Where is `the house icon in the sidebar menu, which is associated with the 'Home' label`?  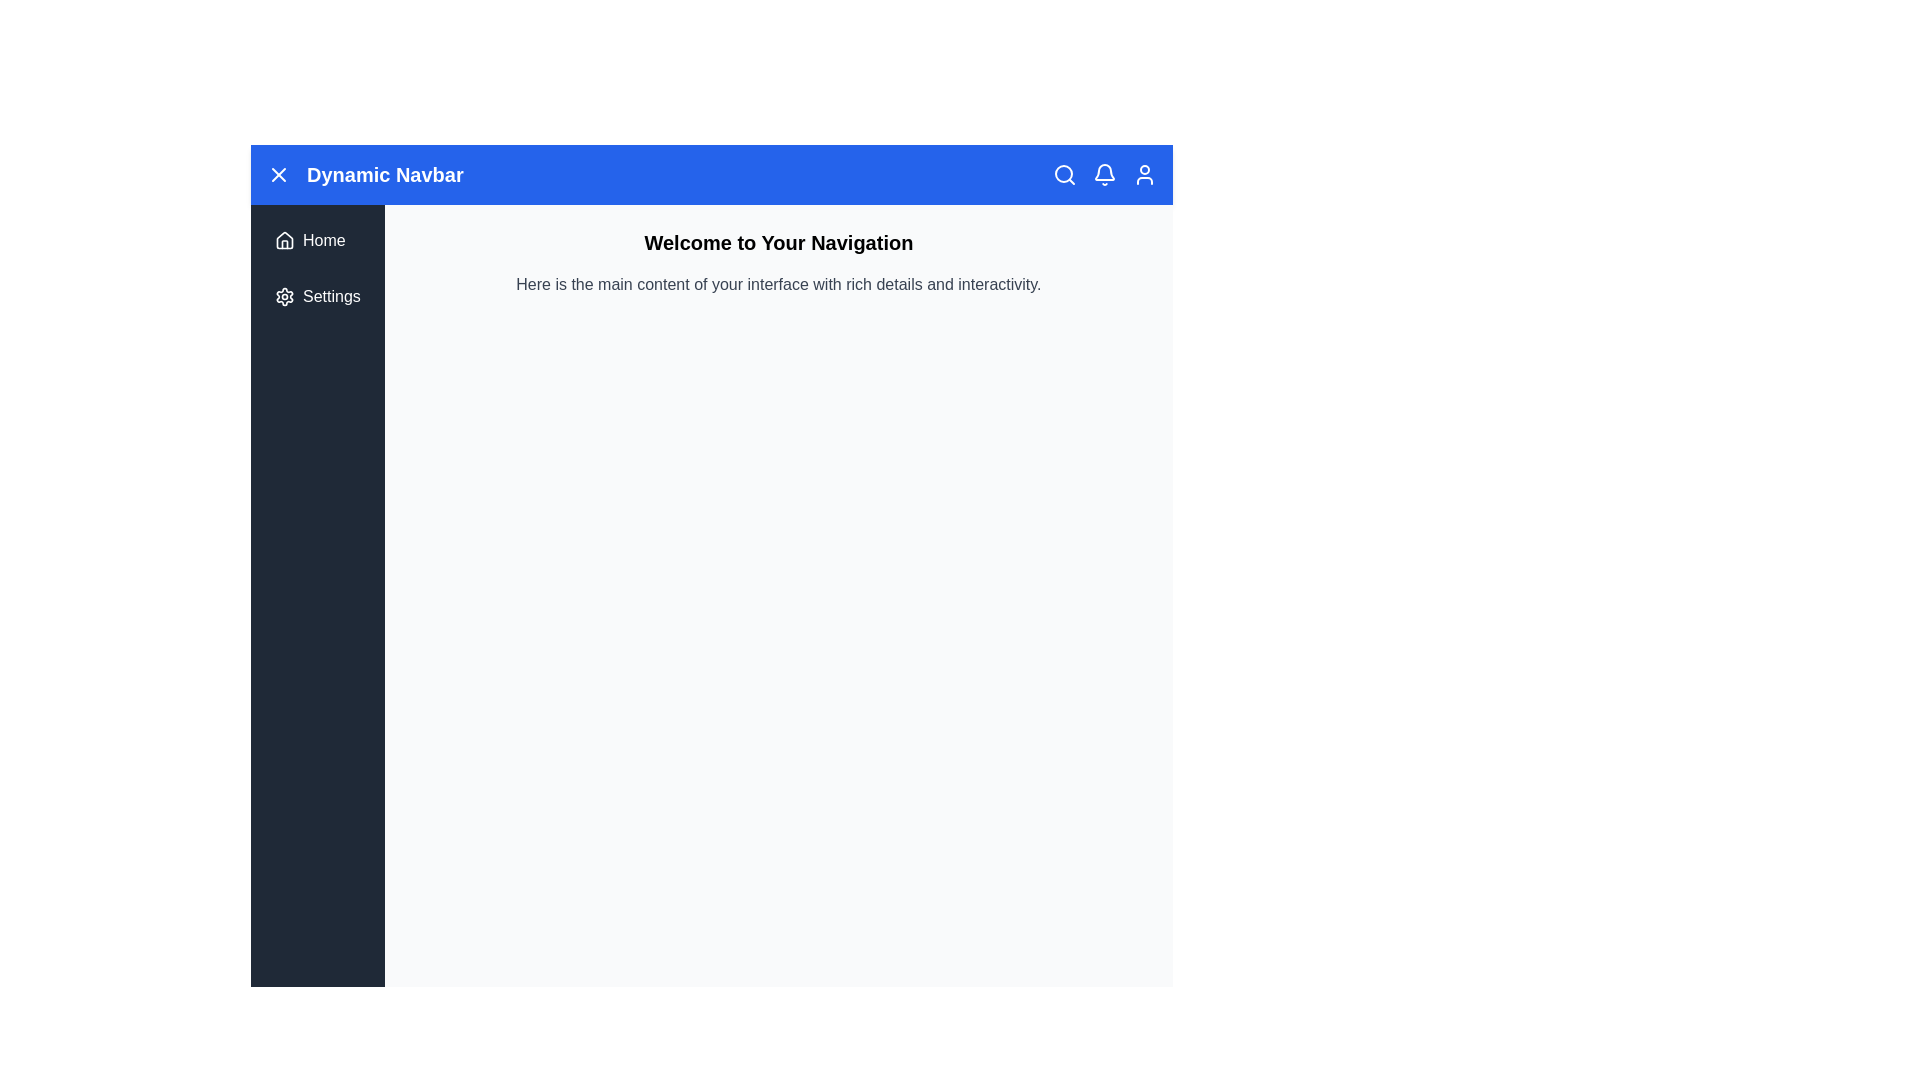
the house icon in the sidebar menu, which is associated with the 'Home' label is located at coordinates (283, 238).